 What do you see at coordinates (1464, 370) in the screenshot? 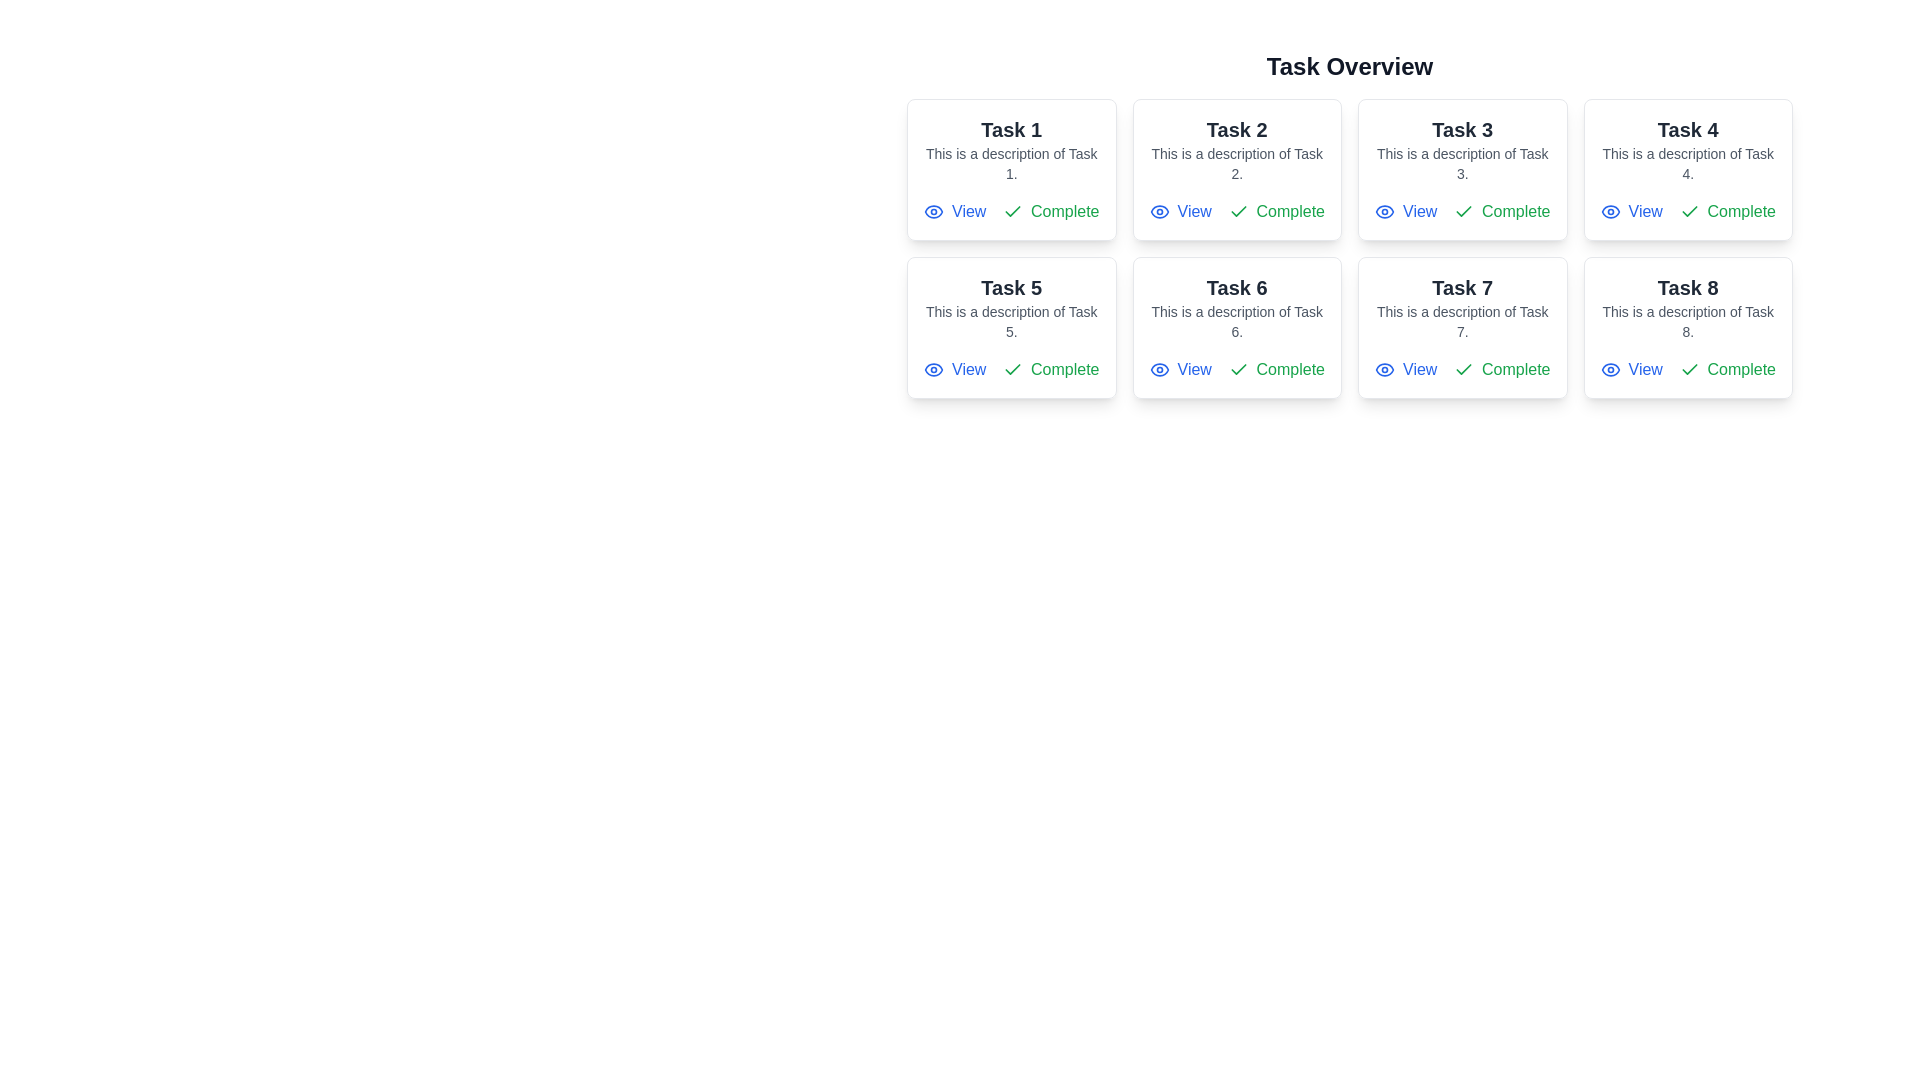
I see `the completion icon located to the left of the 'Complete' text in the 'Task Overview' section to mark 'Task 7' as completed` at bounding box center [1464, 370].